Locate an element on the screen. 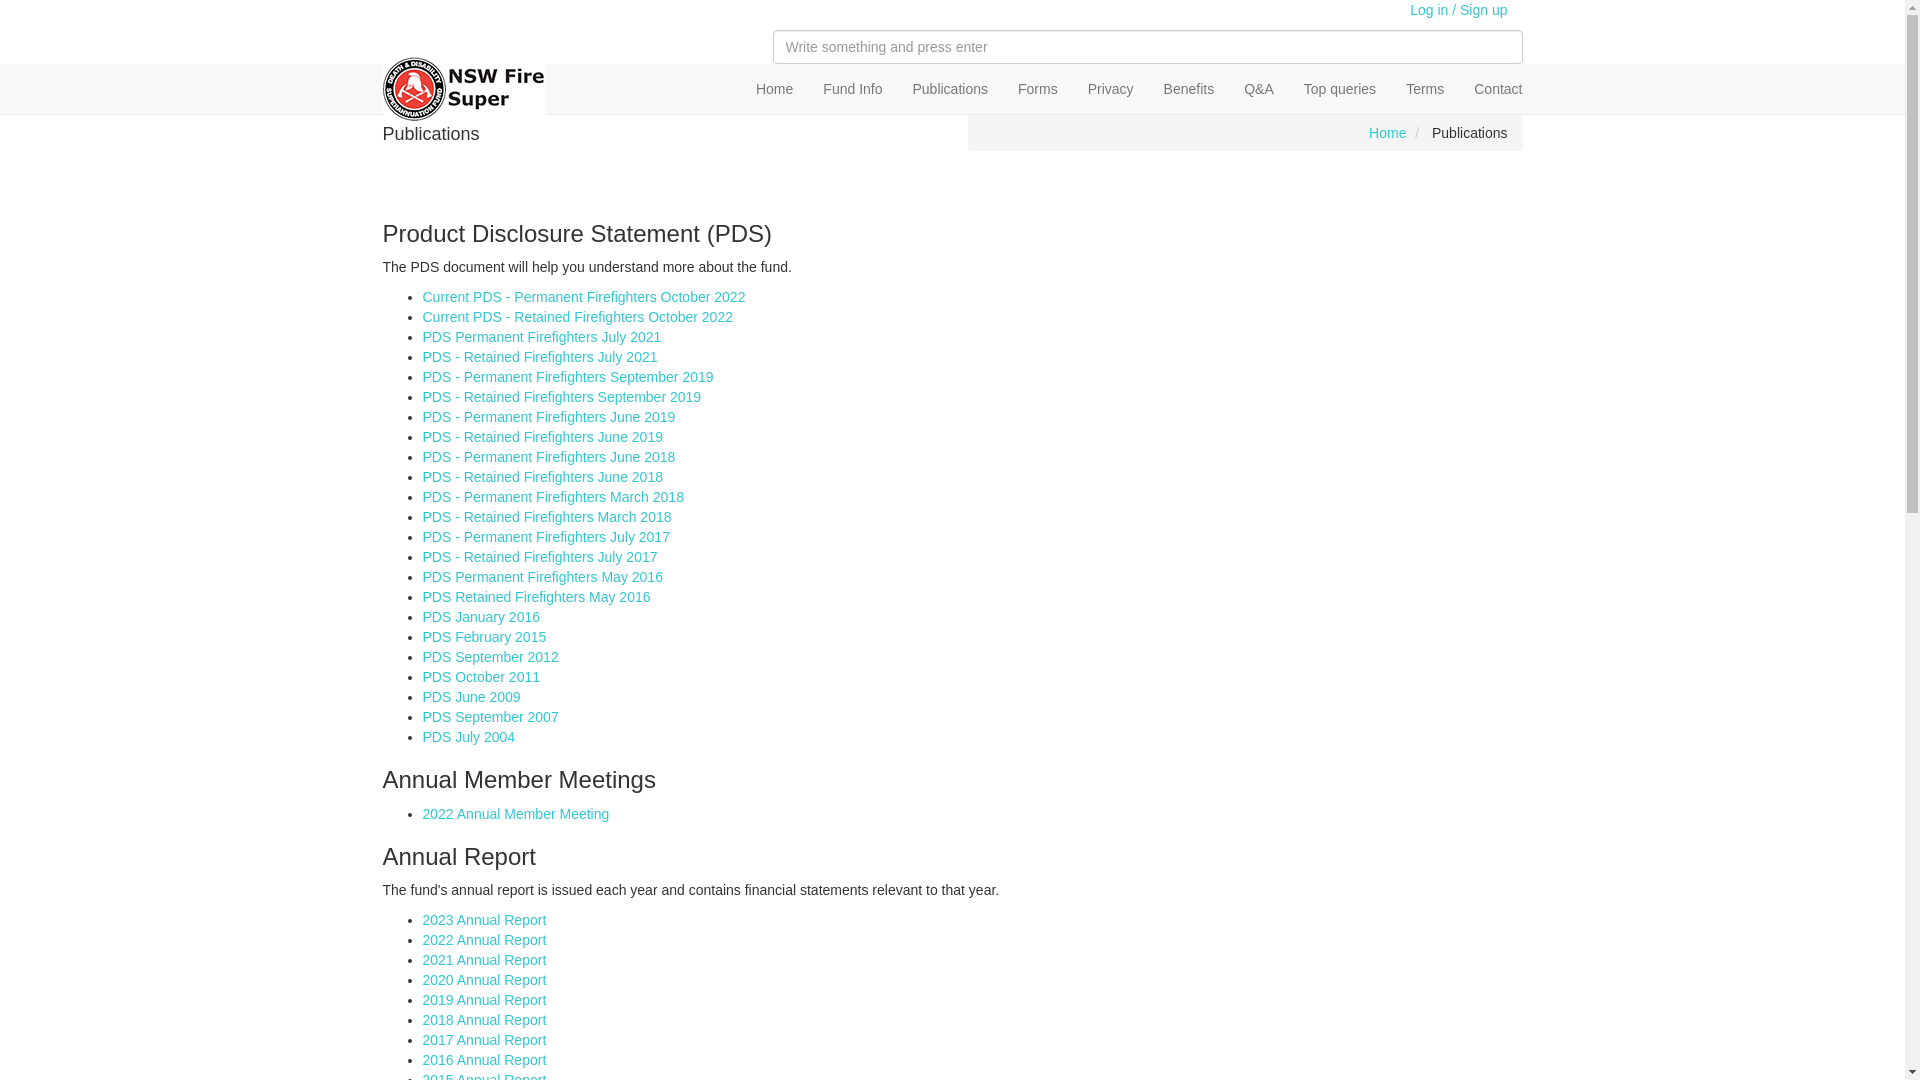 Image resolution: width=1920 pixels, height=1080 pixels. 'PDS September 2012' is located at coordinates (489, 656).